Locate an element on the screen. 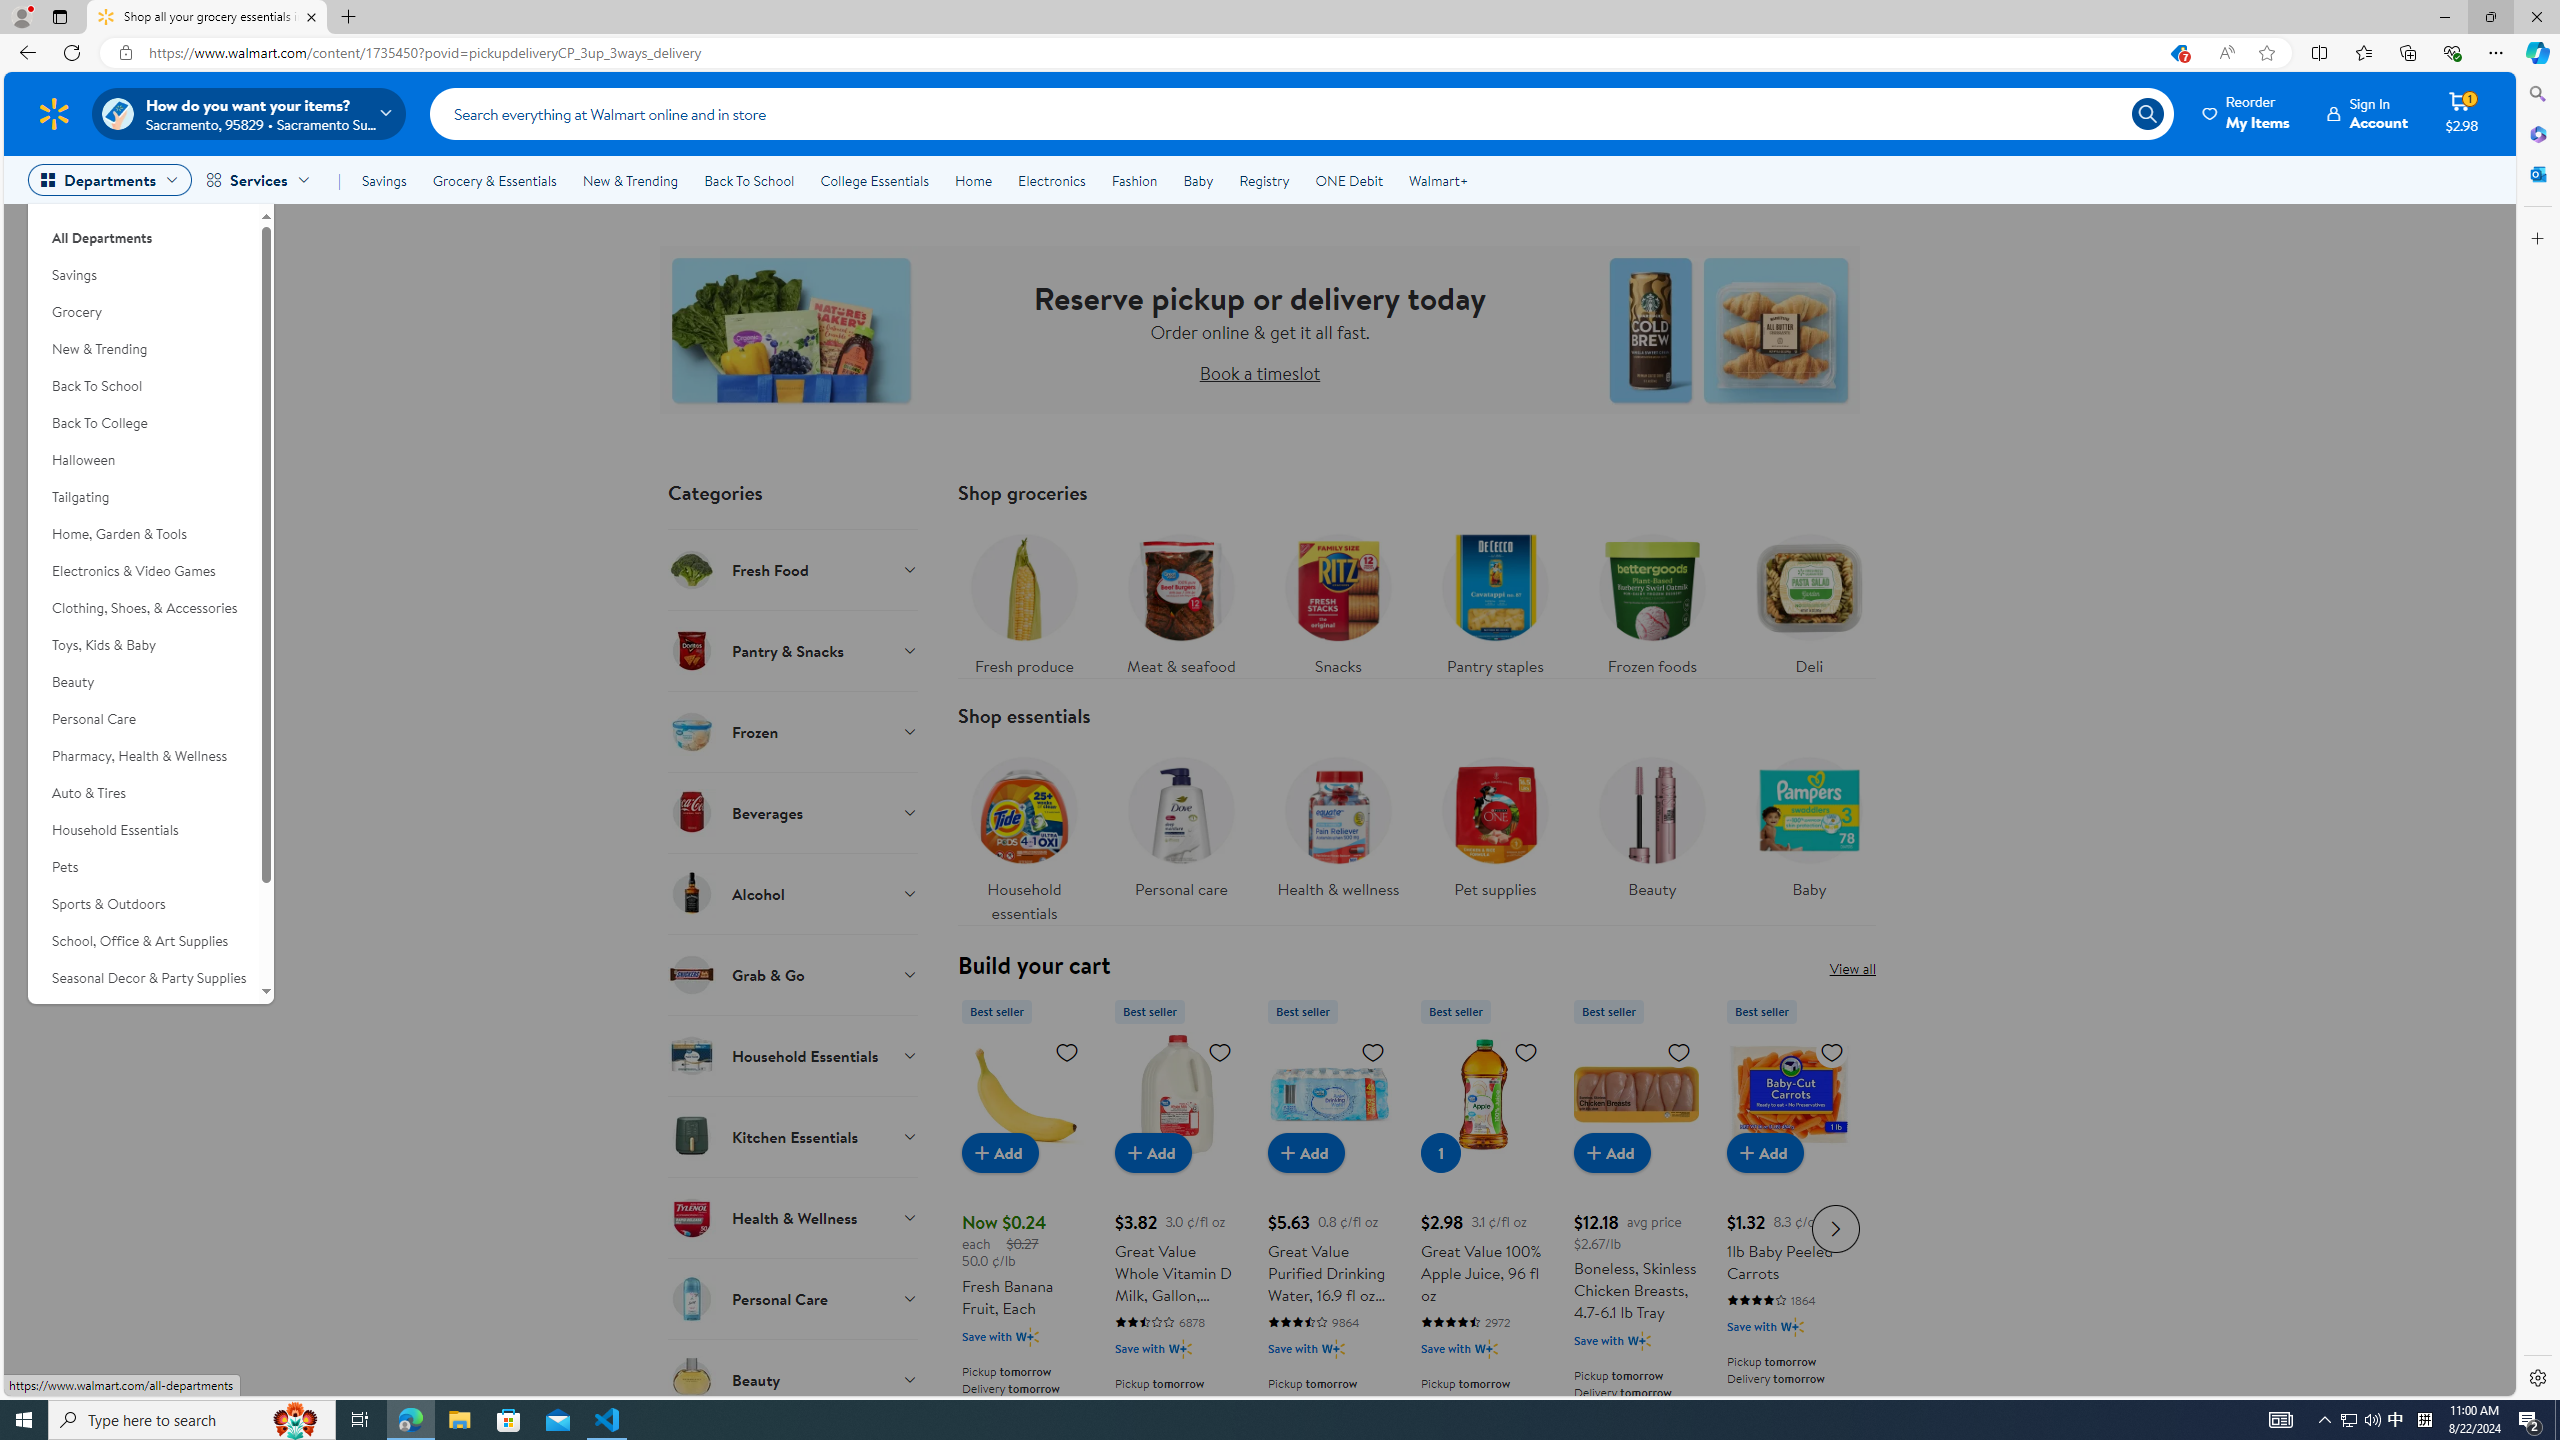 Image resolution: width=2560 pixels, height=1440 pixels. 'Baby' is located at coordinates (1809, 832).